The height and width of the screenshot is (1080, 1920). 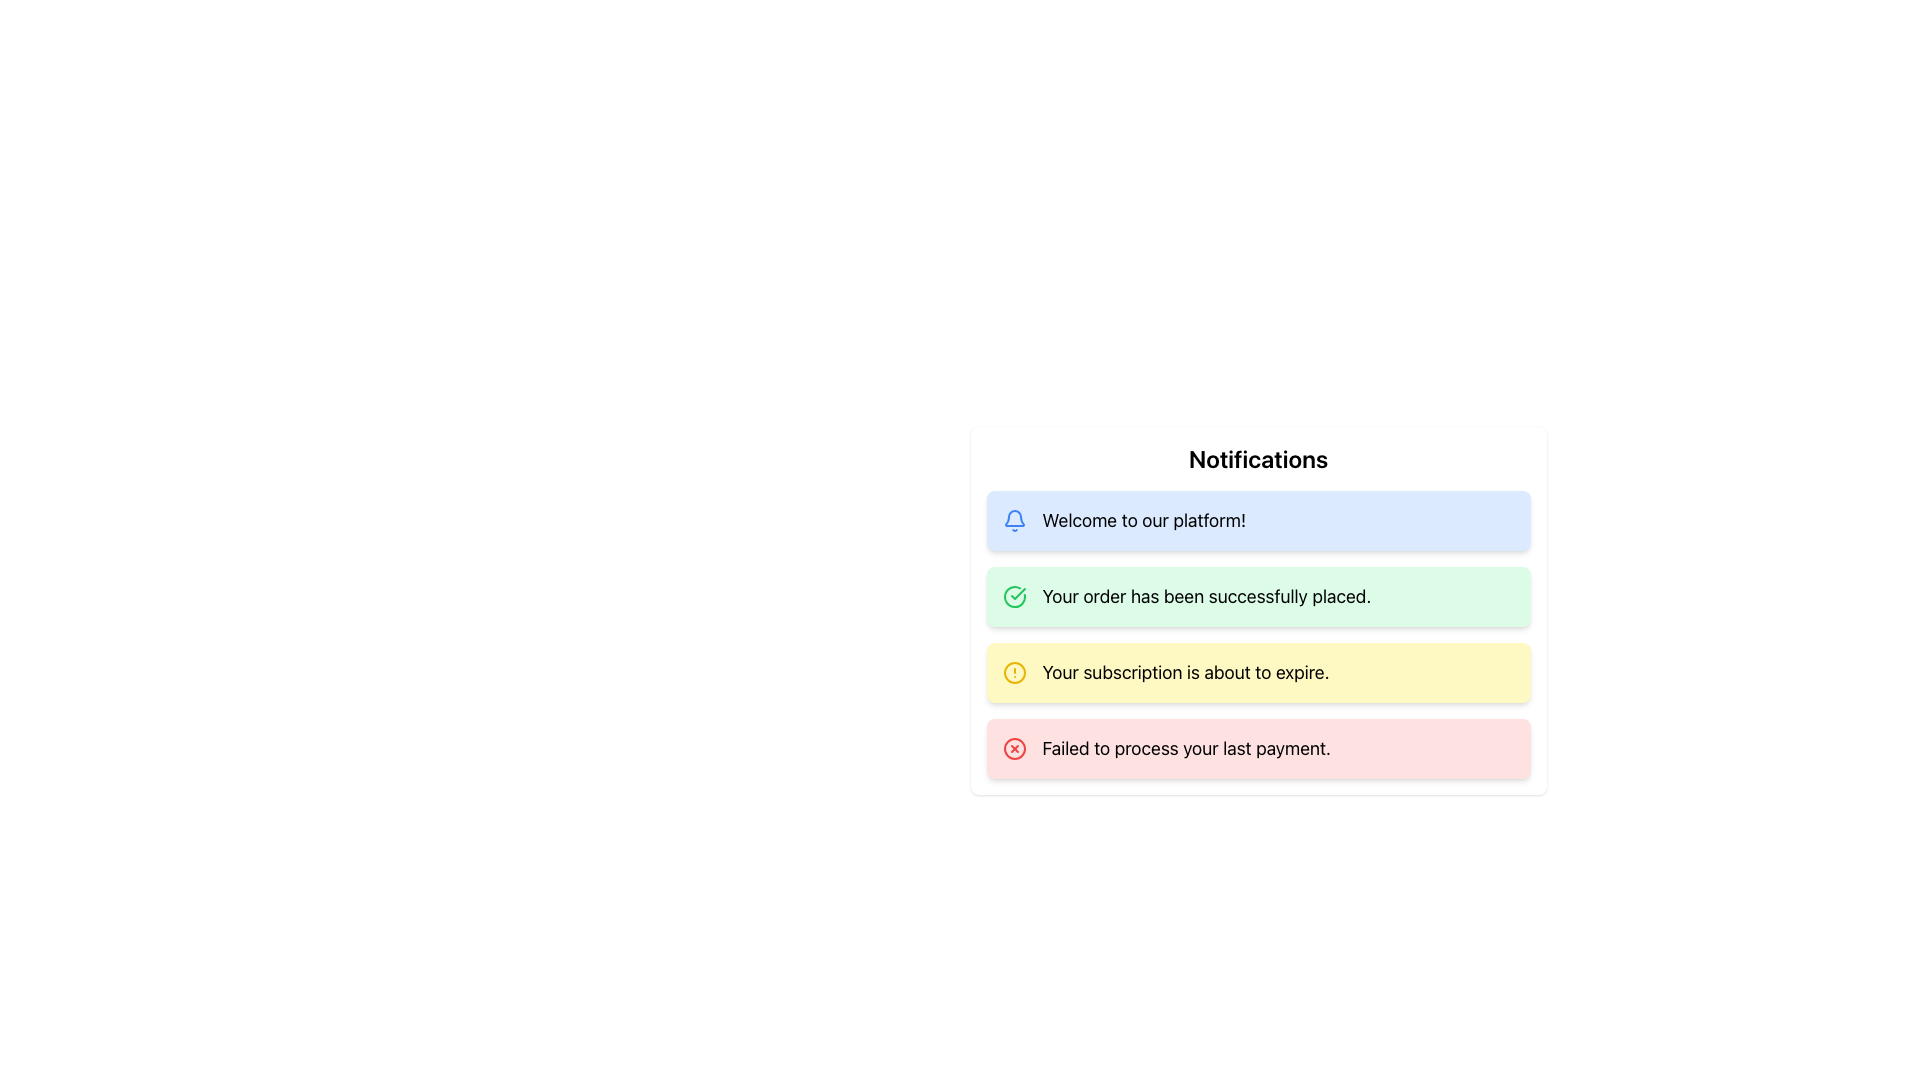 I want to click on the bell-shaped icon with a blue outline, located to the left of the text 'Welcome to our platform!' in the first notification card with a light blue background, so click(x=1014, y=519).